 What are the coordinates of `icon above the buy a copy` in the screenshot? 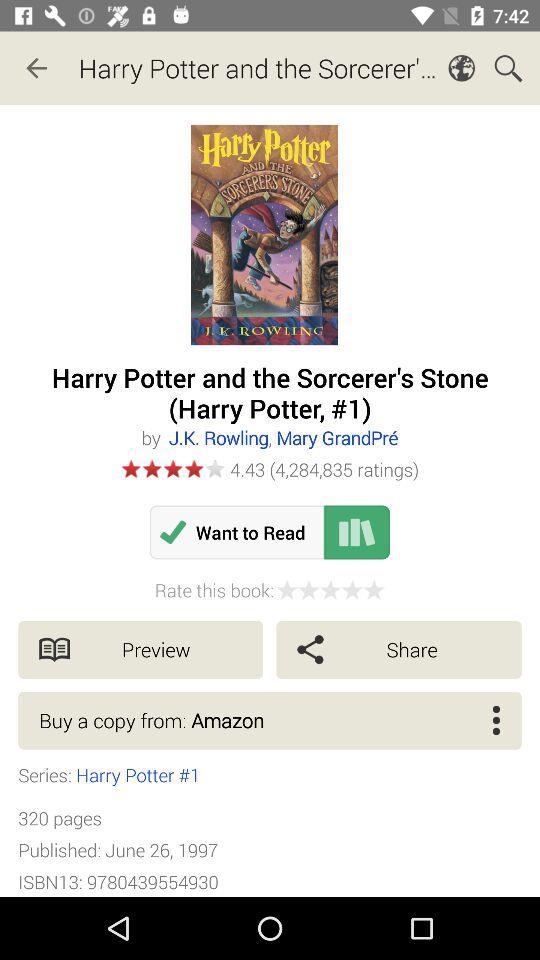 It's located at (139, 648).